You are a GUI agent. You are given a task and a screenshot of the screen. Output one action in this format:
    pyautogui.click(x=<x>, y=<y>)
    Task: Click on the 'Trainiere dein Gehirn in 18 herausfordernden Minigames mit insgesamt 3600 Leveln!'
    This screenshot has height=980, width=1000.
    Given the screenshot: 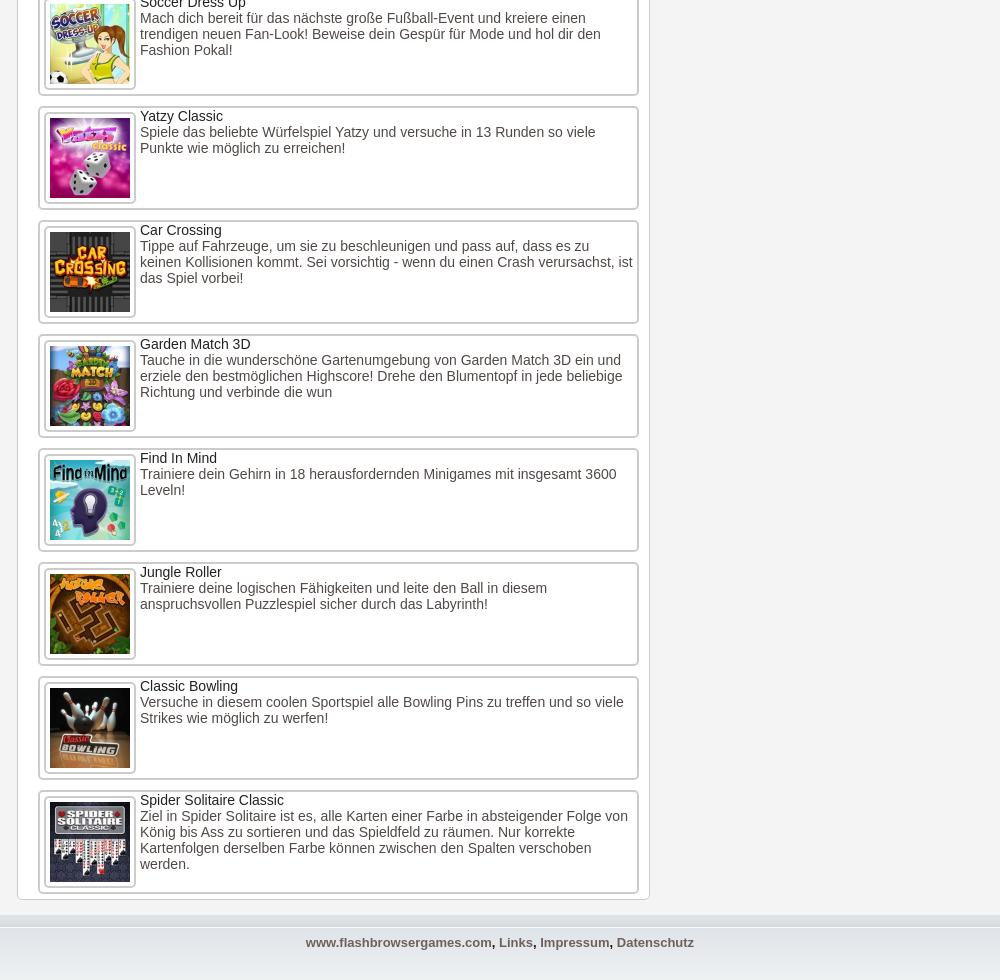 What is the action you would take?
    pyautogui.click(x=378, y=481)
    